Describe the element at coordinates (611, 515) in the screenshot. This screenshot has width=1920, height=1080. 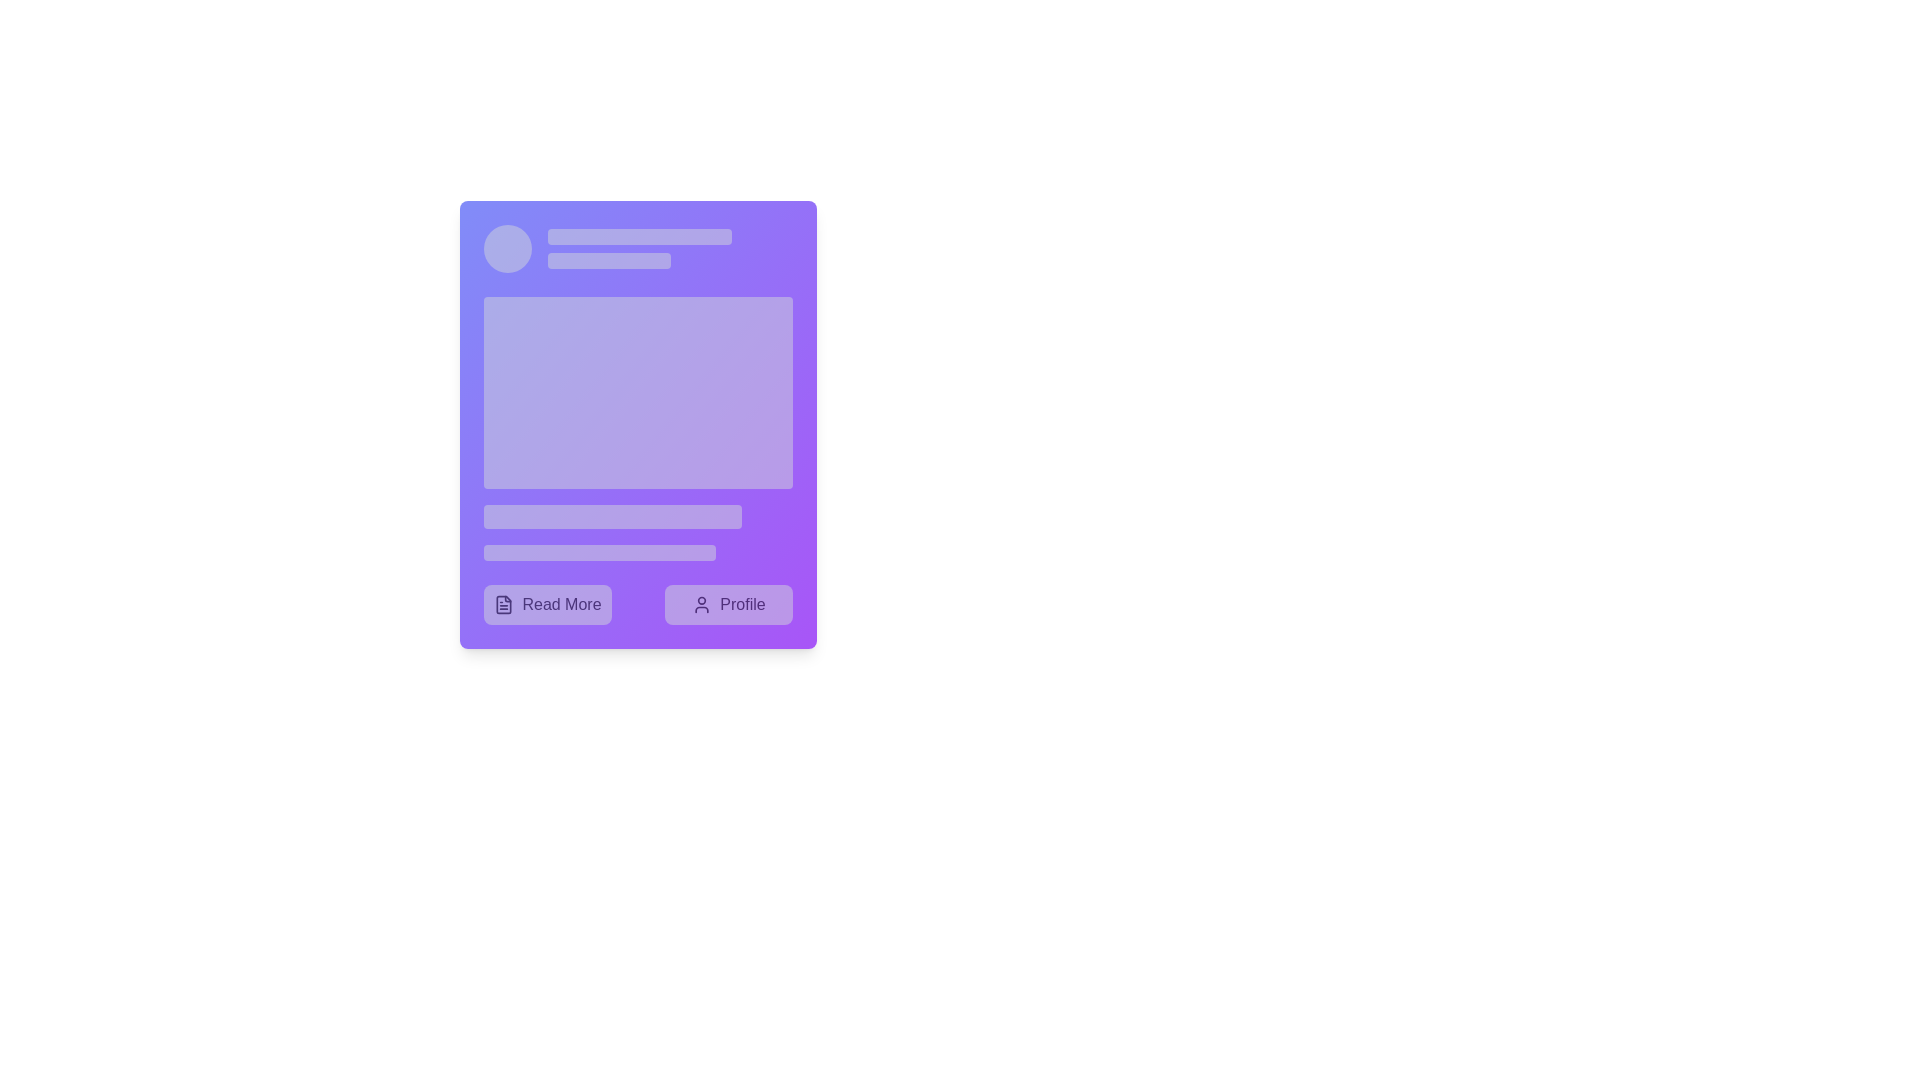
I see `the decorative bar that separates or groups content within the interface, located in the lower middle portion of the layout` at that location.